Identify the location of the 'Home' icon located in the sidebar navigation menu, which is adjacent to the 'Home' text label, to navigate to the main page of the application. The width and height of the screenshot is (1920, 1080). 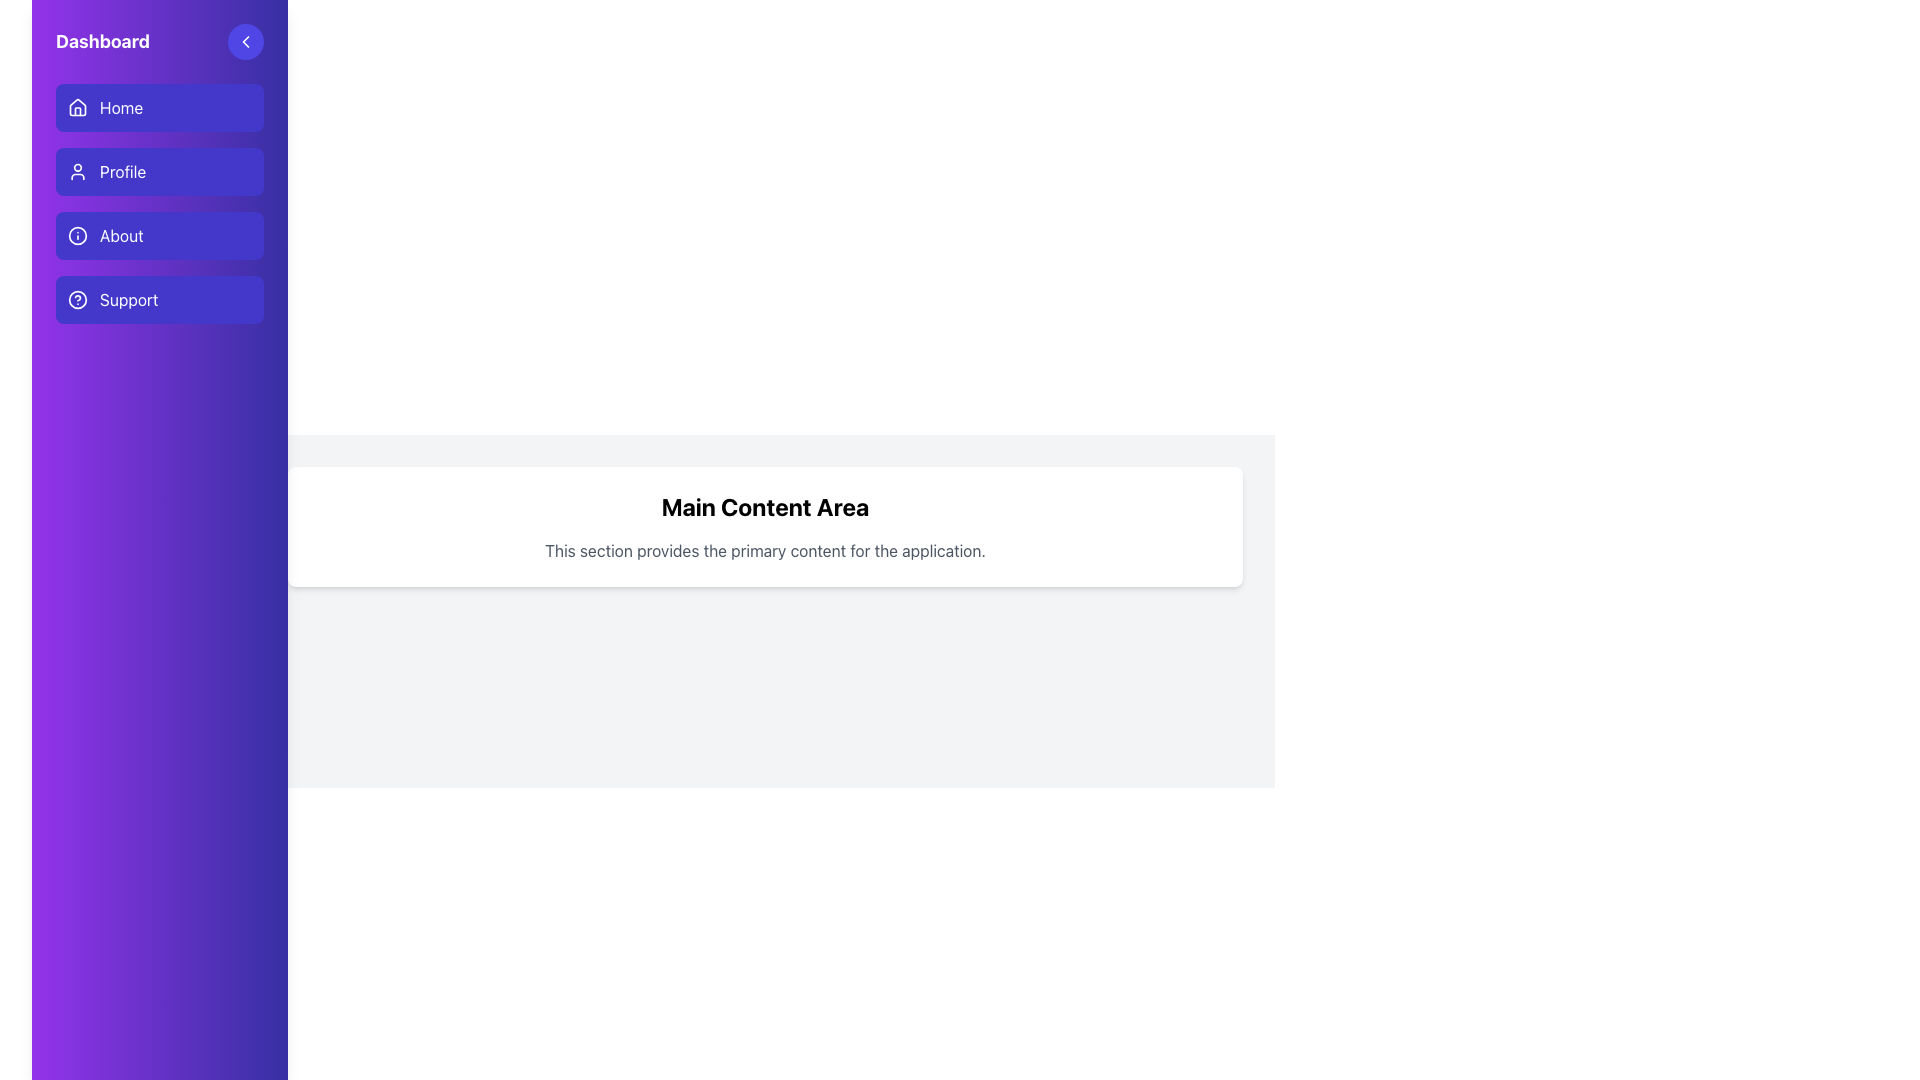
(77, 107).